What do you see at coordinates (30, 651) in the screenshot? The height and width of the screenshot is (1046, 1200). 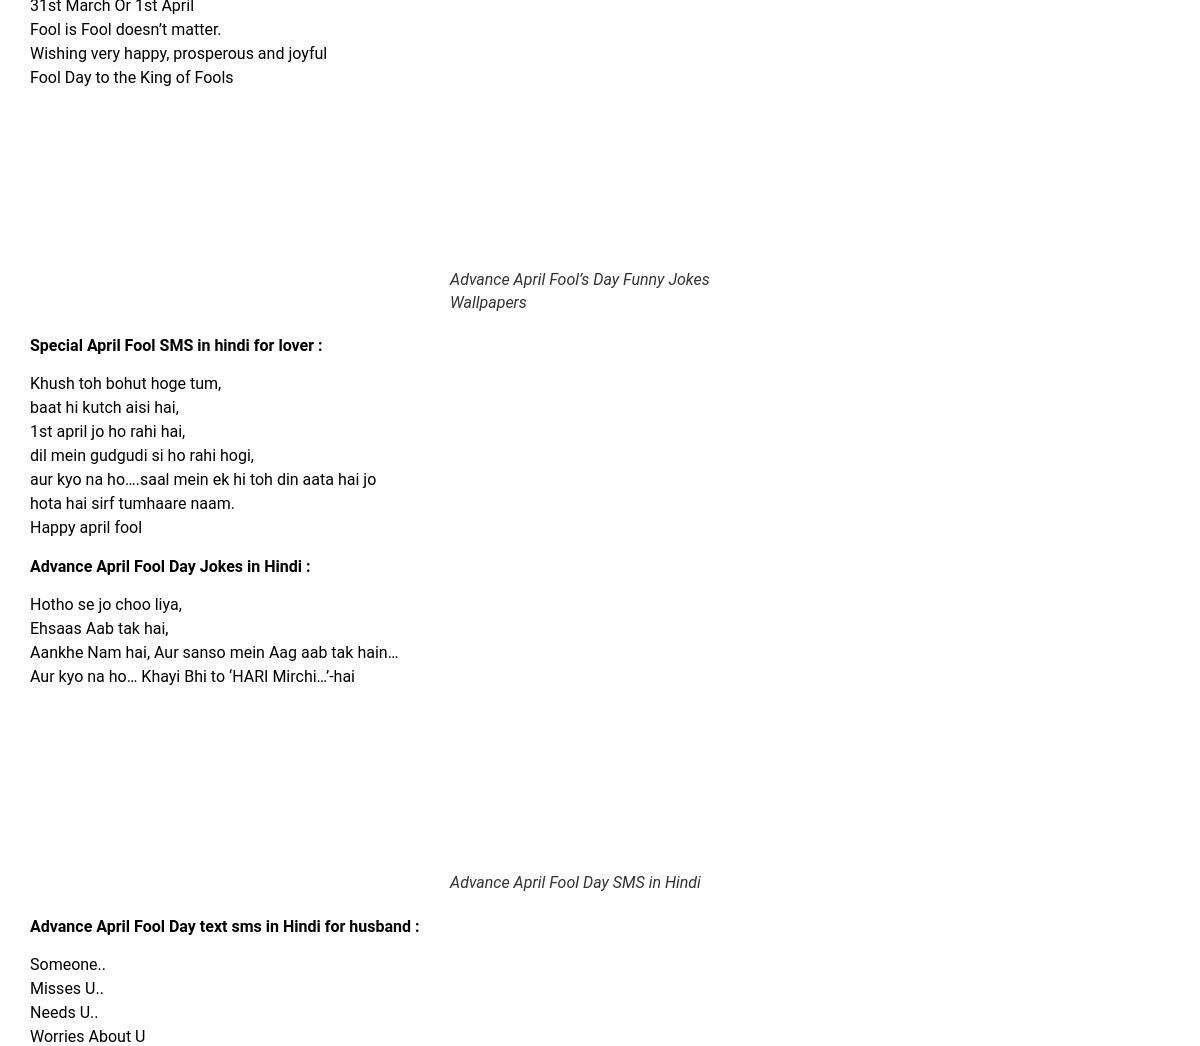 I see `'Aankhe Nam hai, Aur sanso mein Aag aab tak hain…'` at bounding box center [30, 651].